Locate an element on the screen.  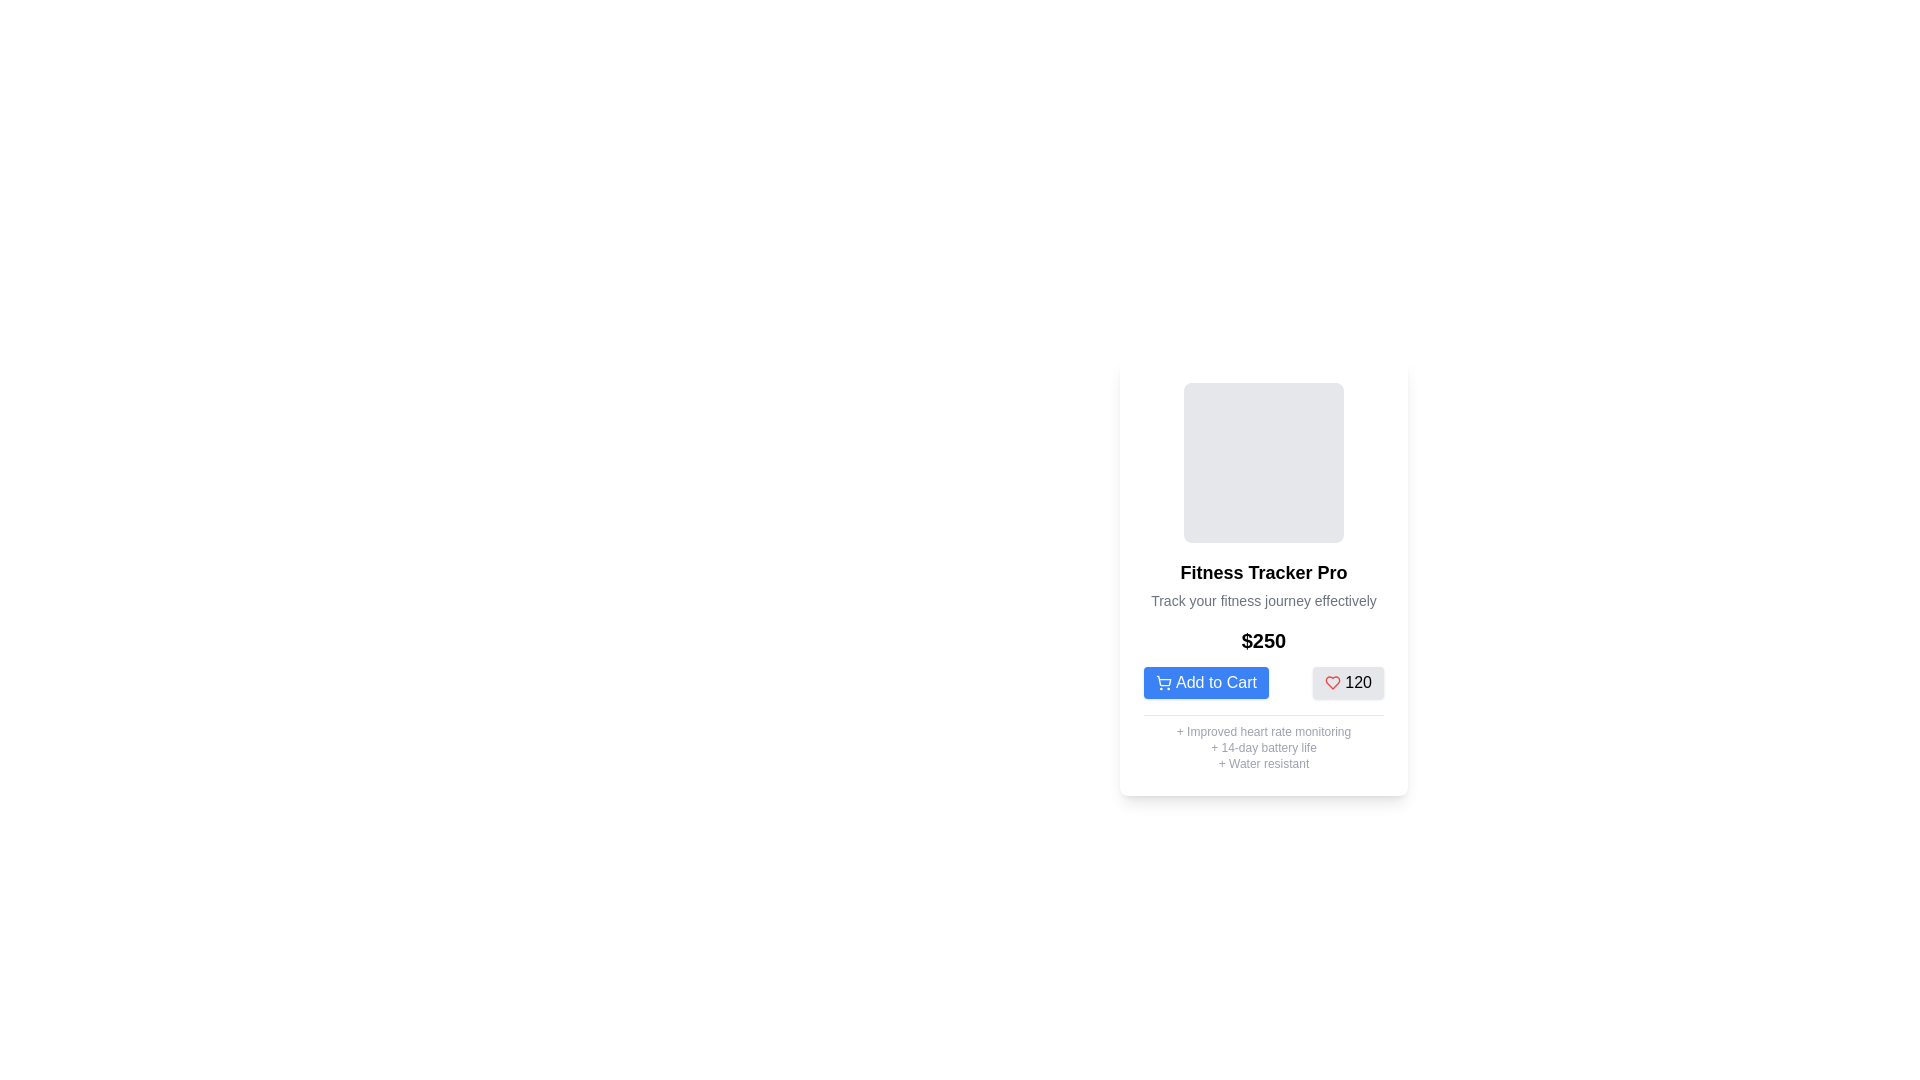
features displayed in the Textual Information Block located at the bottom of the fitness tracker information card, which contains three bullet points in small, gray text with a plus sign preceding each line is located at coordinates (1262, 743).